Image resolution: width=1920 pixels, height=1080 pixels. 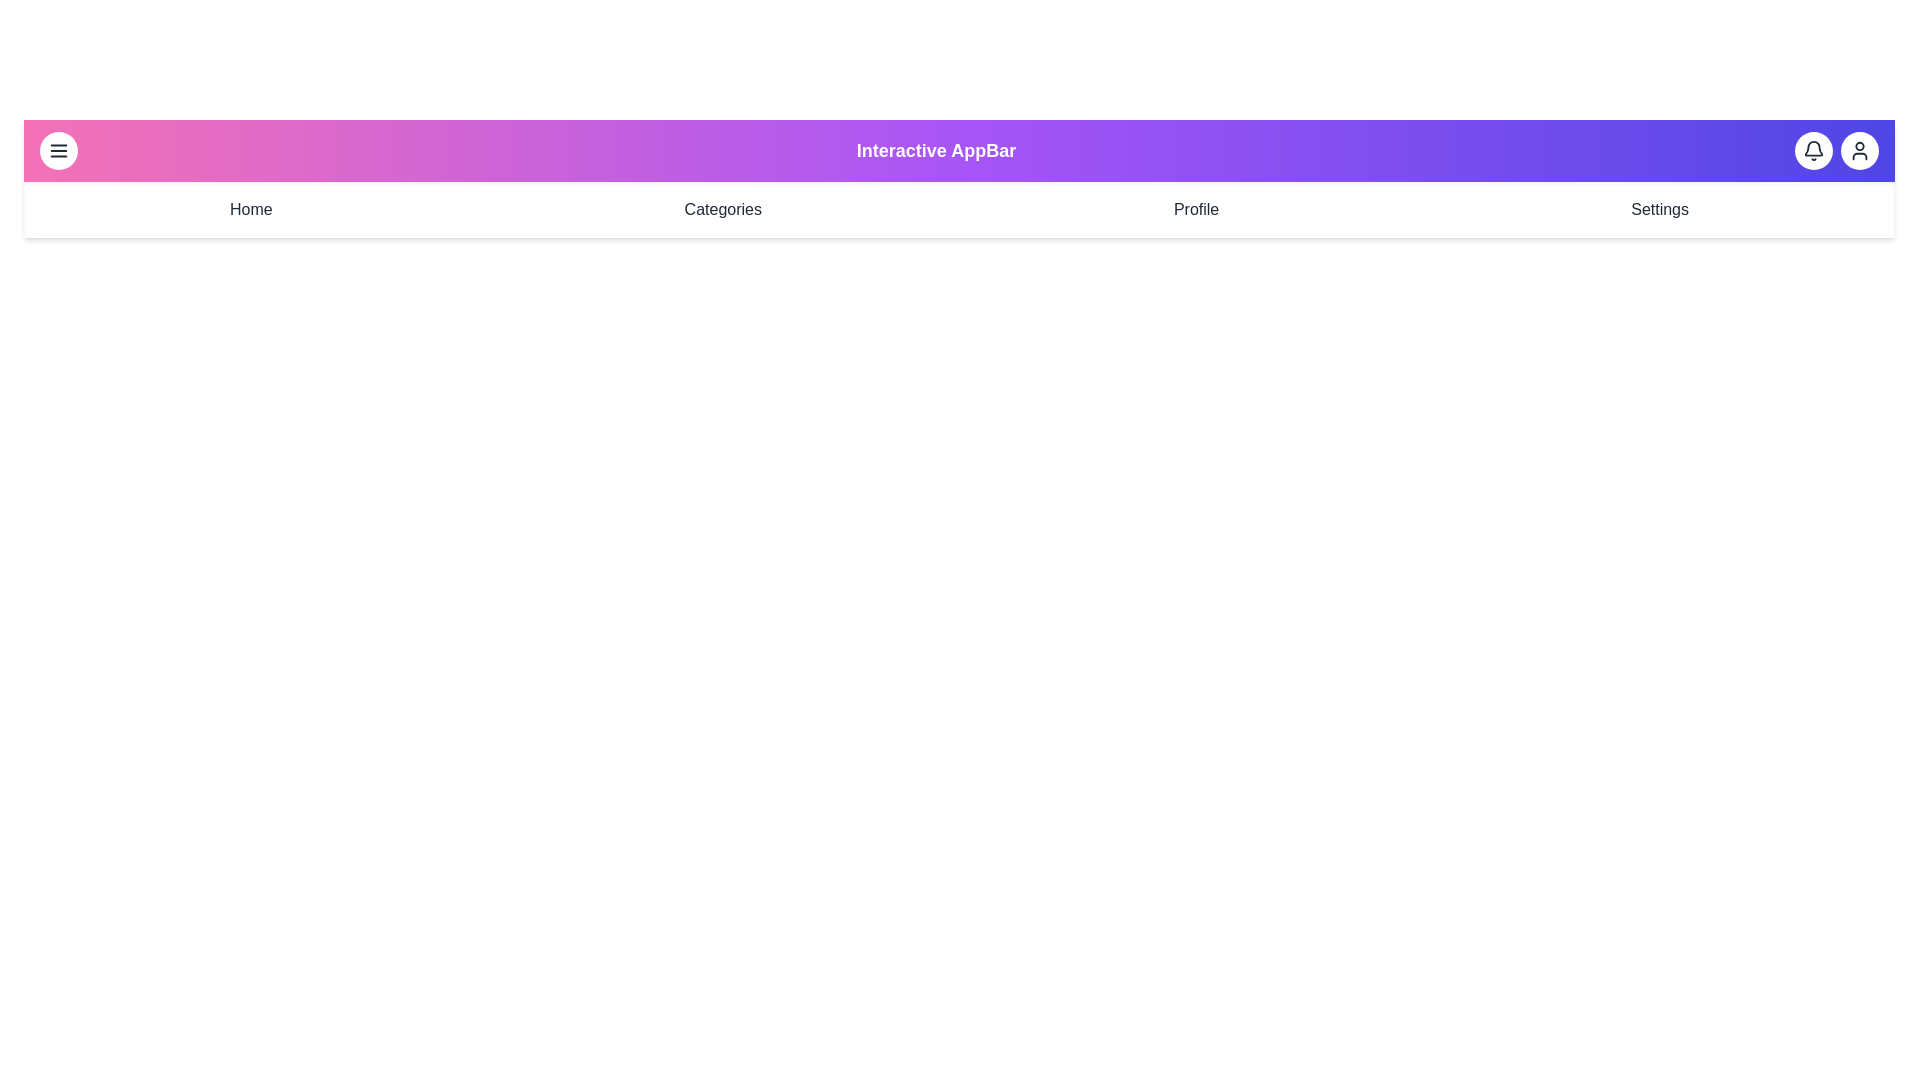 What do you see at coordinates (58, 149) in the screenshot?
I see `the menu button to toggle the menu visibility` at bounding box center [58, 149].